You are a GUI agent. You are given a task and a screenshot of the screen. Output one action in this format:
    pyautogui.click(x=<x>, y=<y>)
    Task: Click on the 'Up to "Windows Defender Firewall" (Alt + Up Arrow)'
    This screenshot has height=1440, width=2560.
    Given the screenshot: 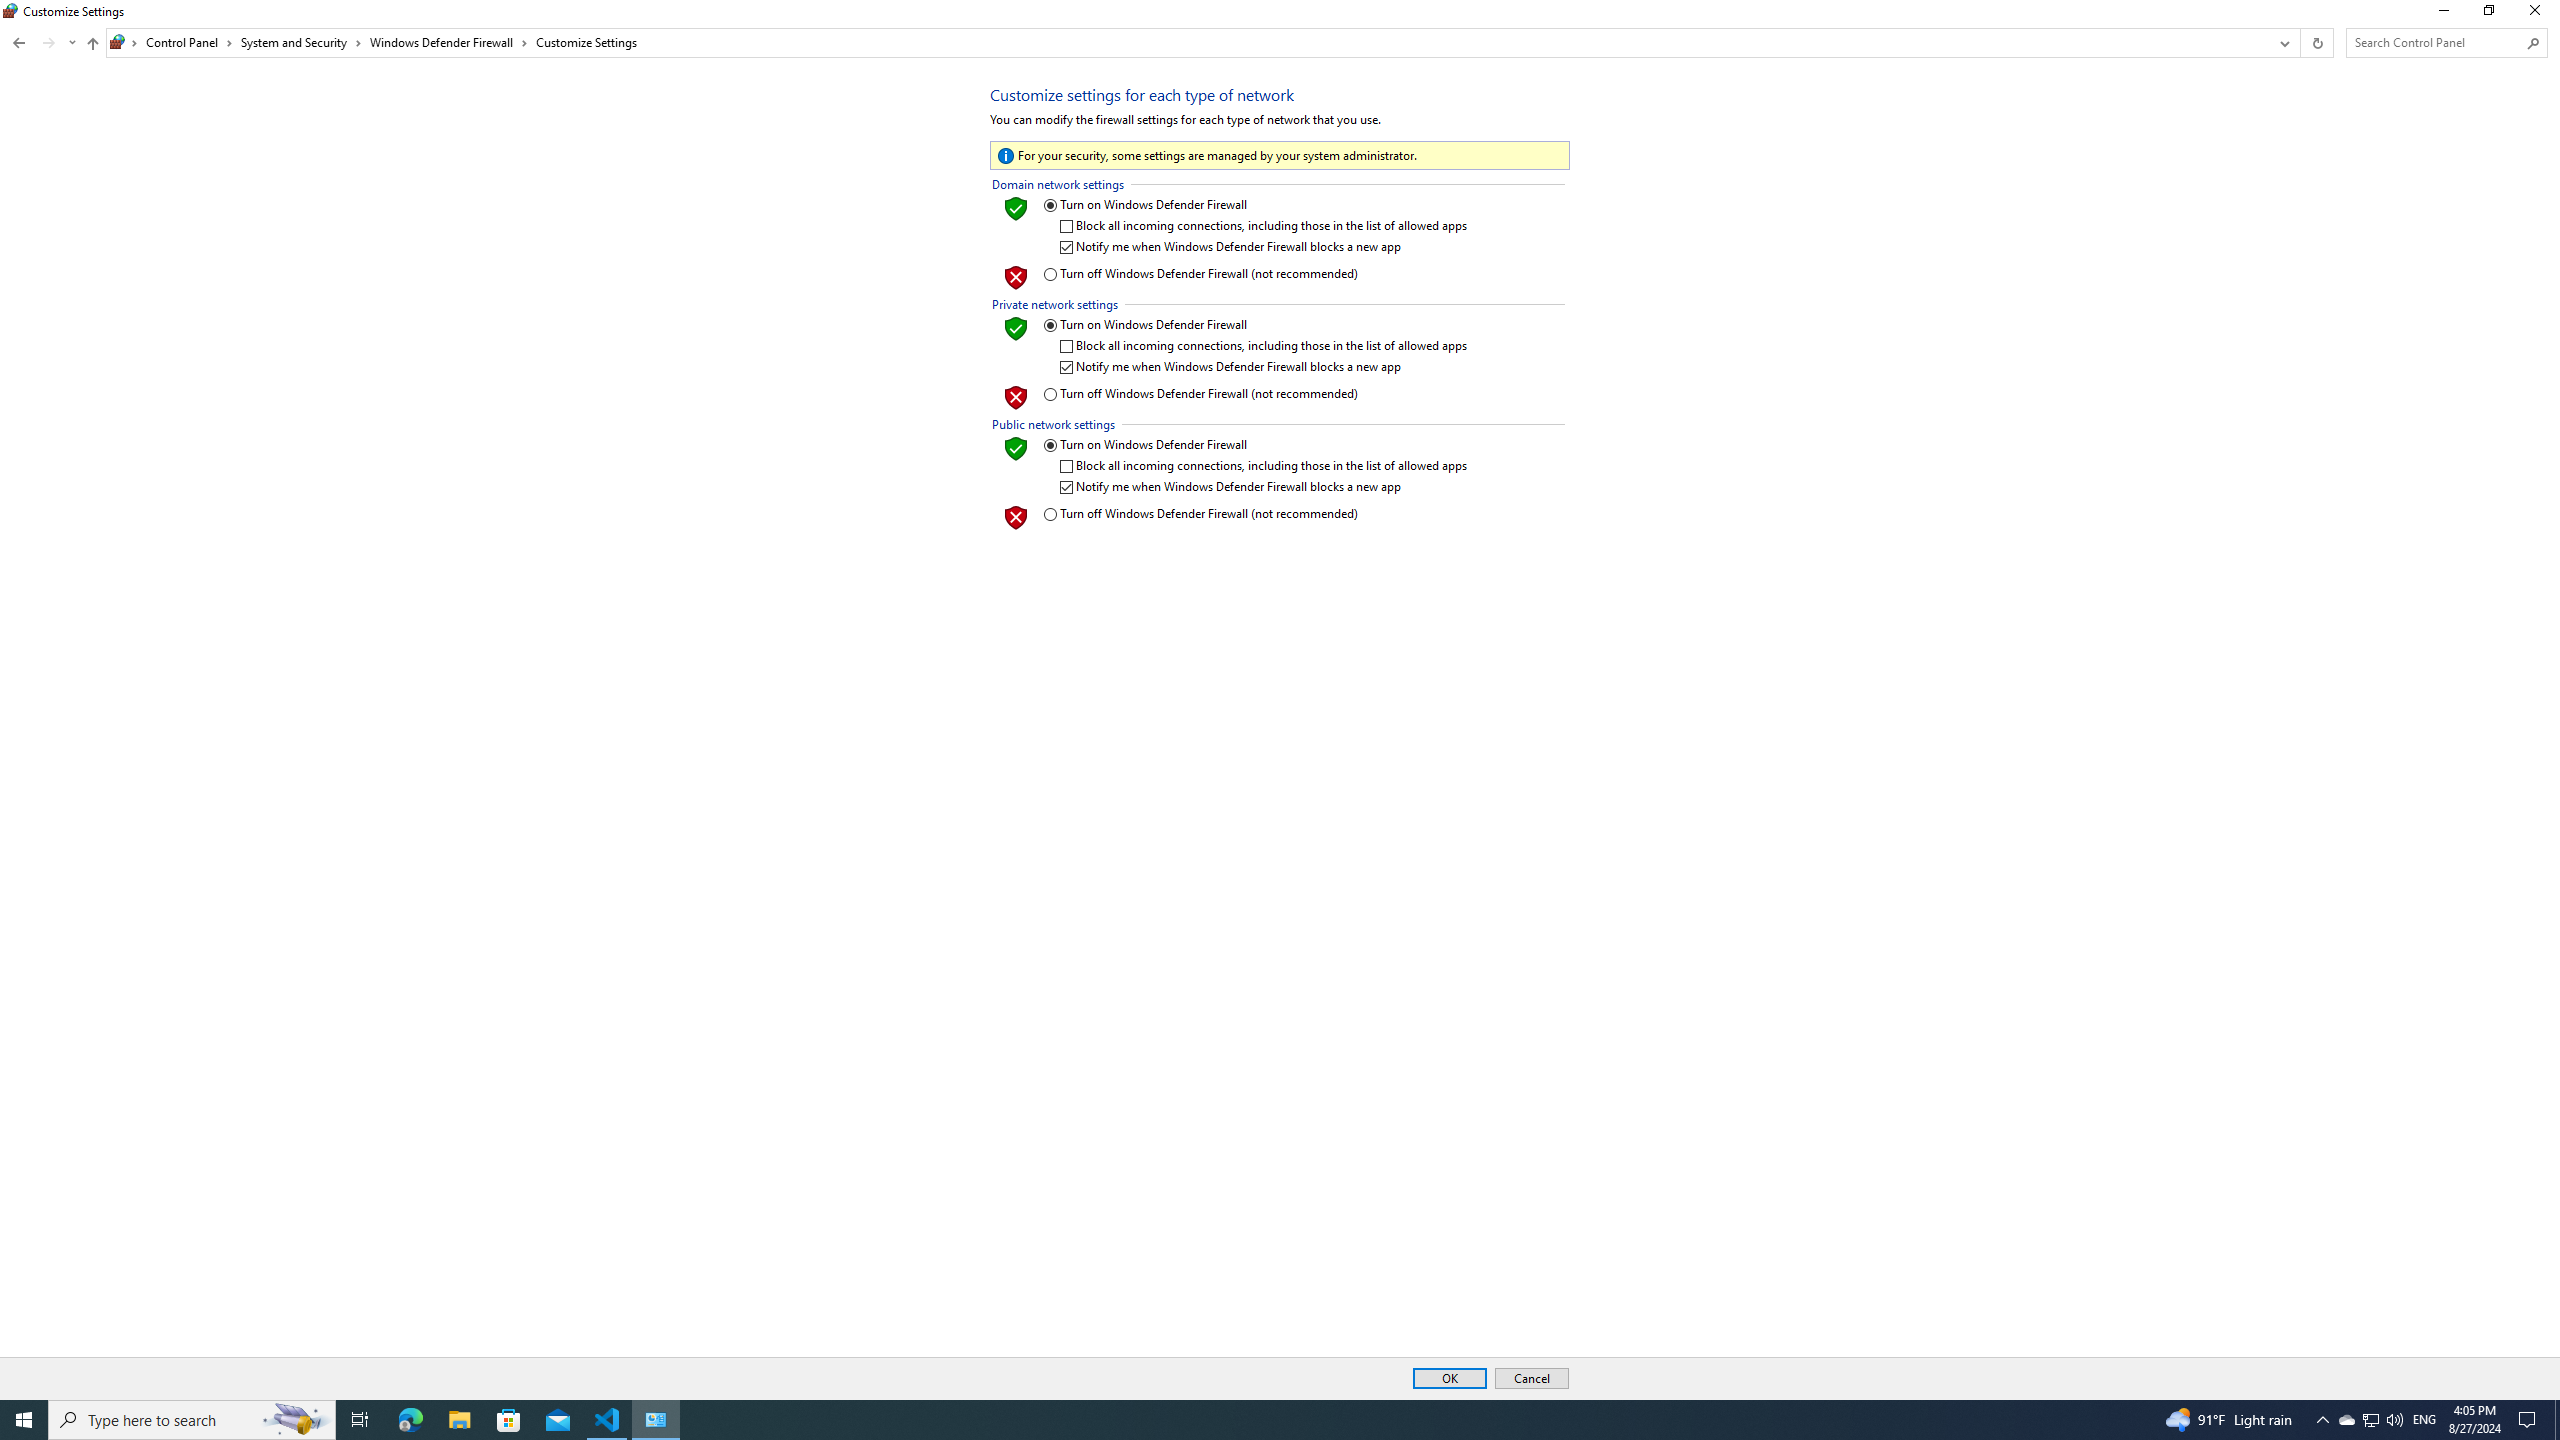 What is the action you would take?
    pyautogui.click(x=93, y=42)
    